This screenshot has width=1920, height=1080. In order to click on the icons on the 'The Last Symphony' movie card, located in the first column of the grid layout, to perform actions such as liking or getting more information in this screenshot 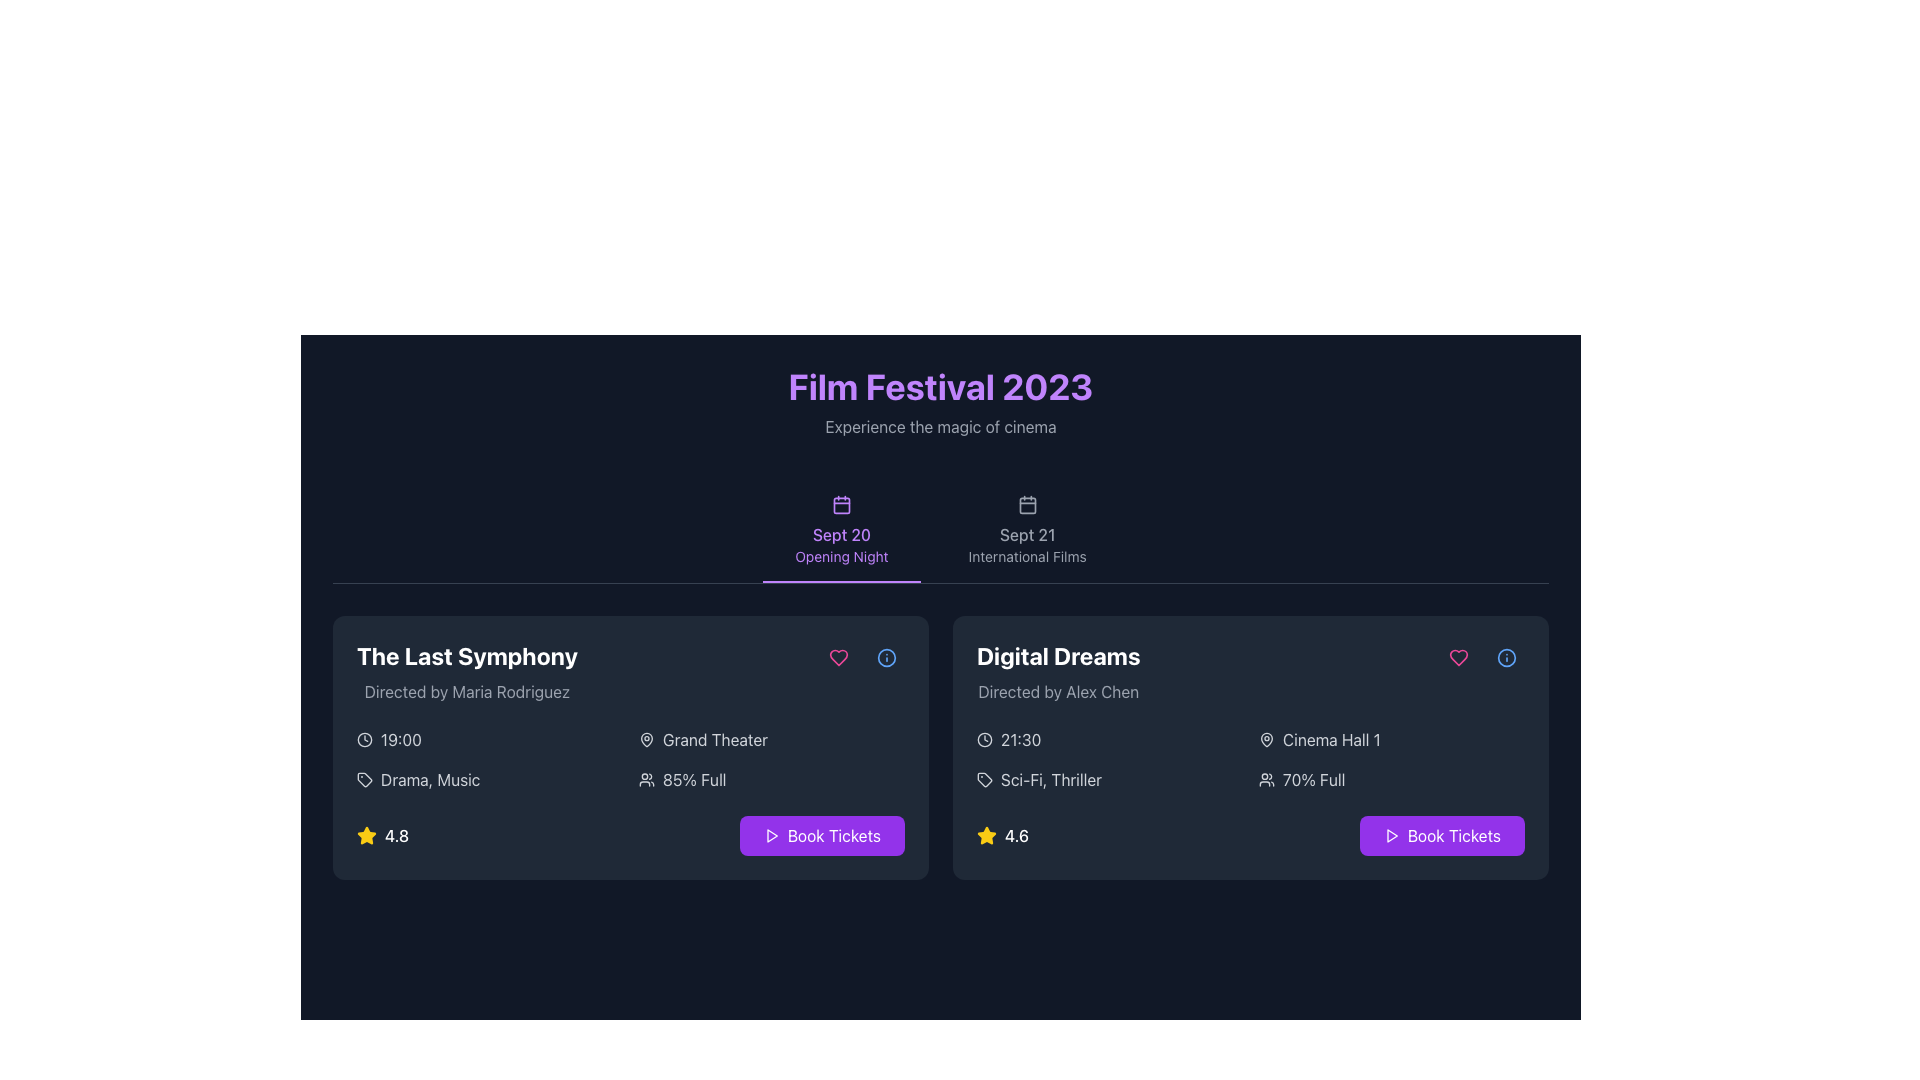, I will do `click(629, 748)`.